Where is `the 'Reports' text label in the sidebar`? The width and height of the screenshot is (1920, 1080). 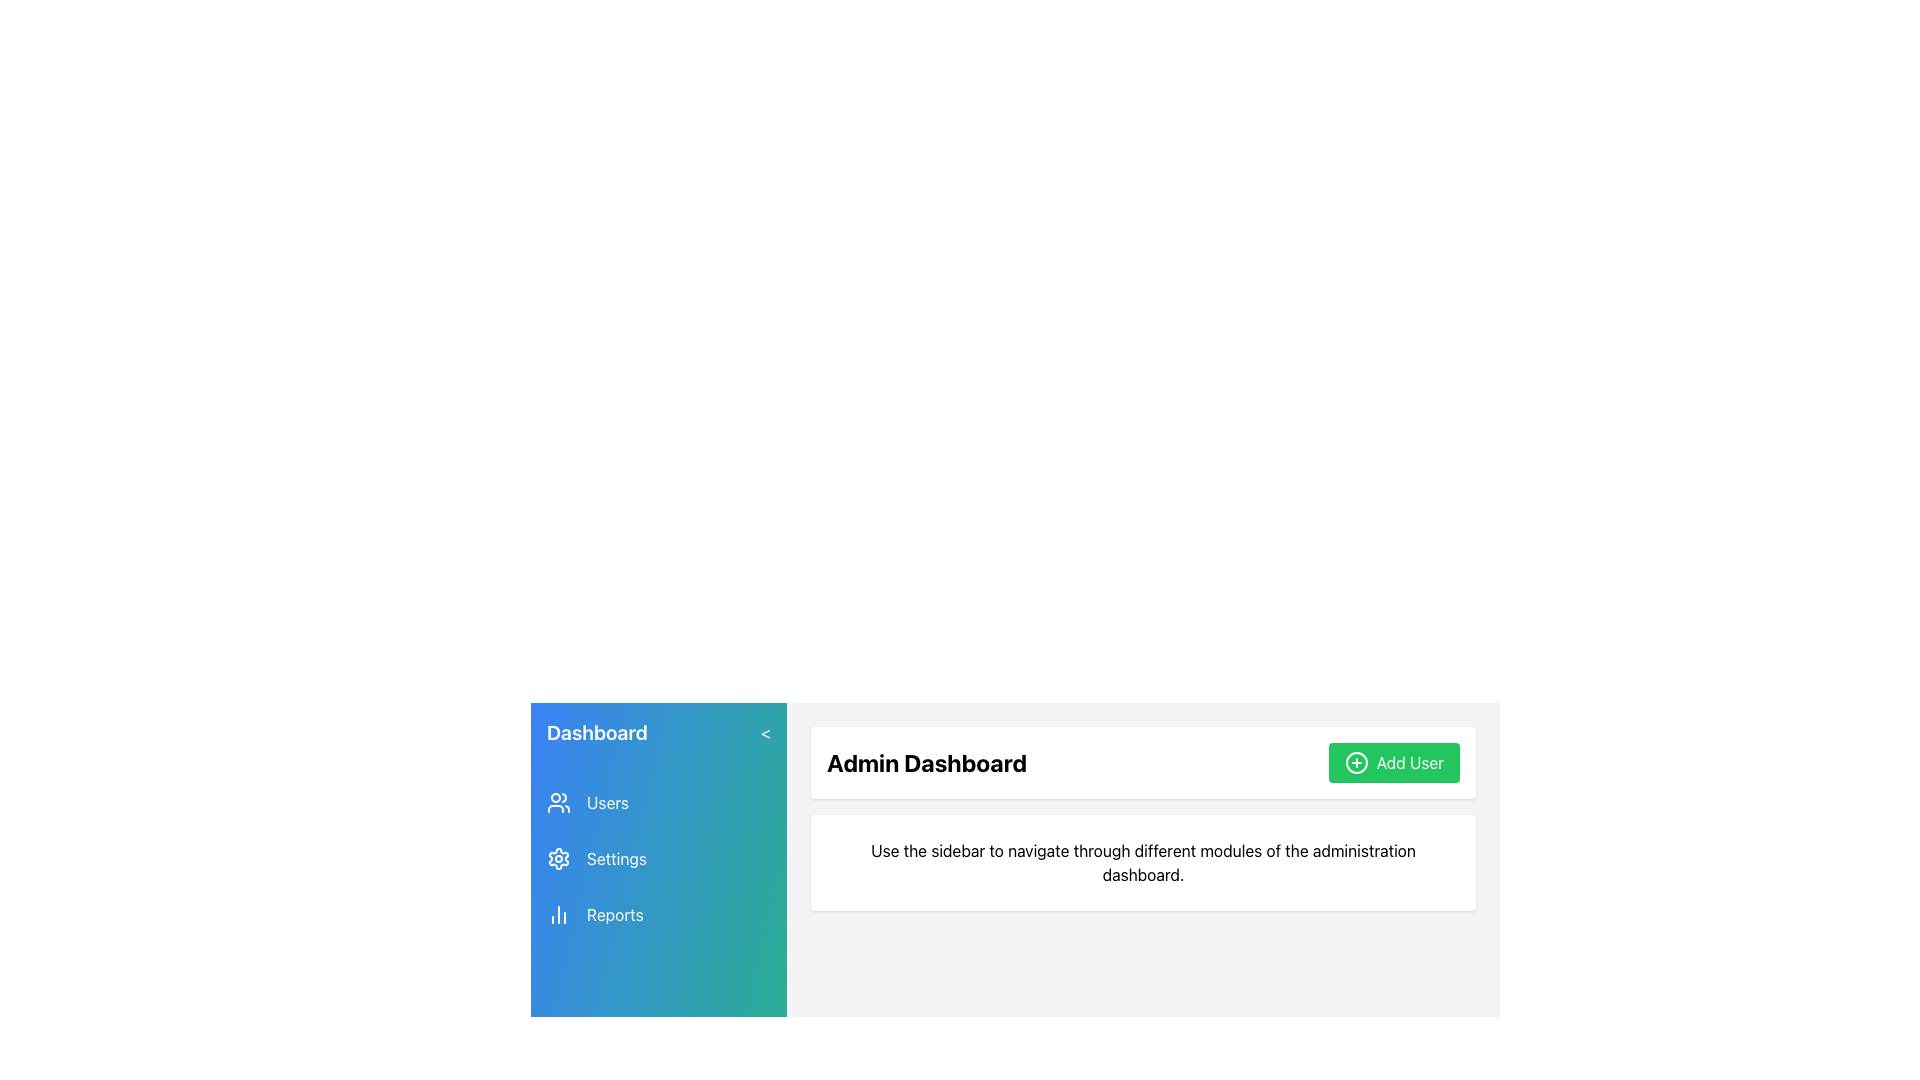 the 'Reports' text label in the sidebar is located at coordinates (614, 914).